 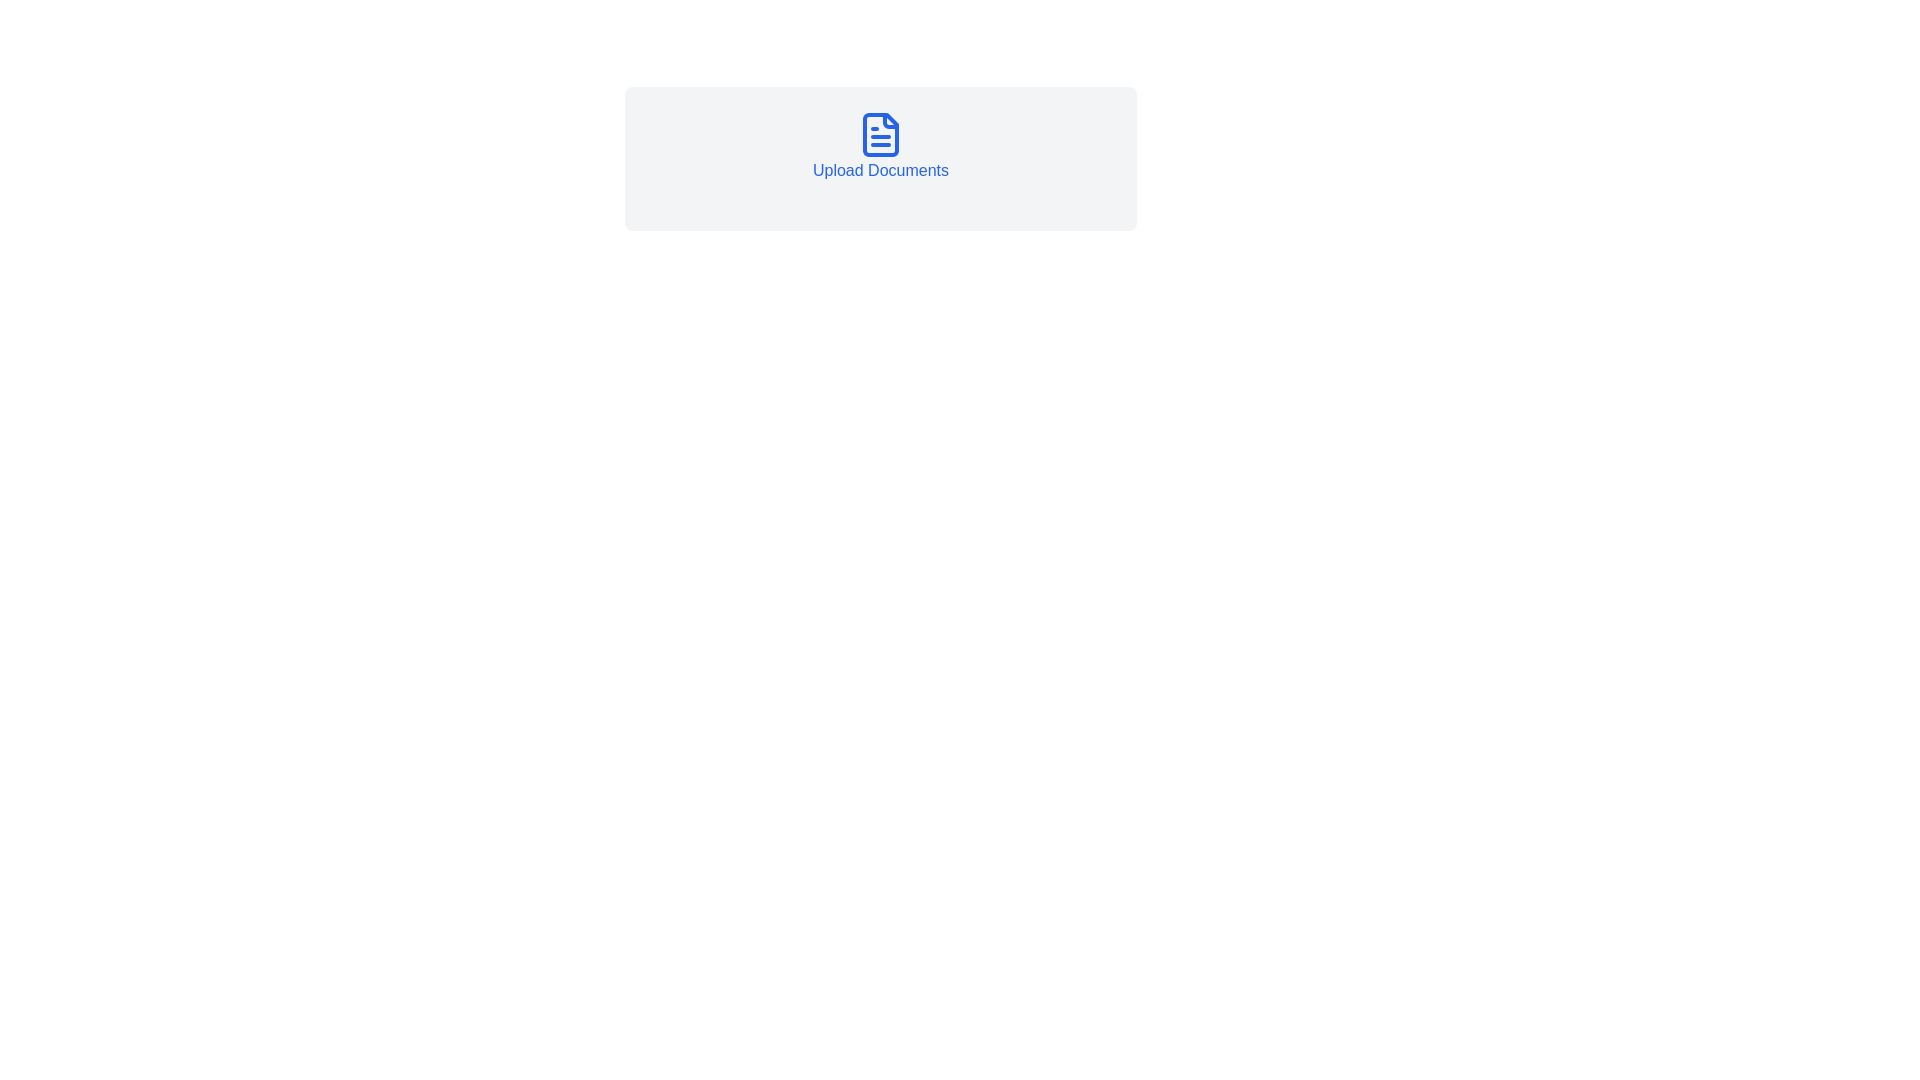 What do you see at coordinates (880, 145) in the screenshot?
I see `the interactive text link or button that allows users to upload documents` at bounding box center [880, 145].